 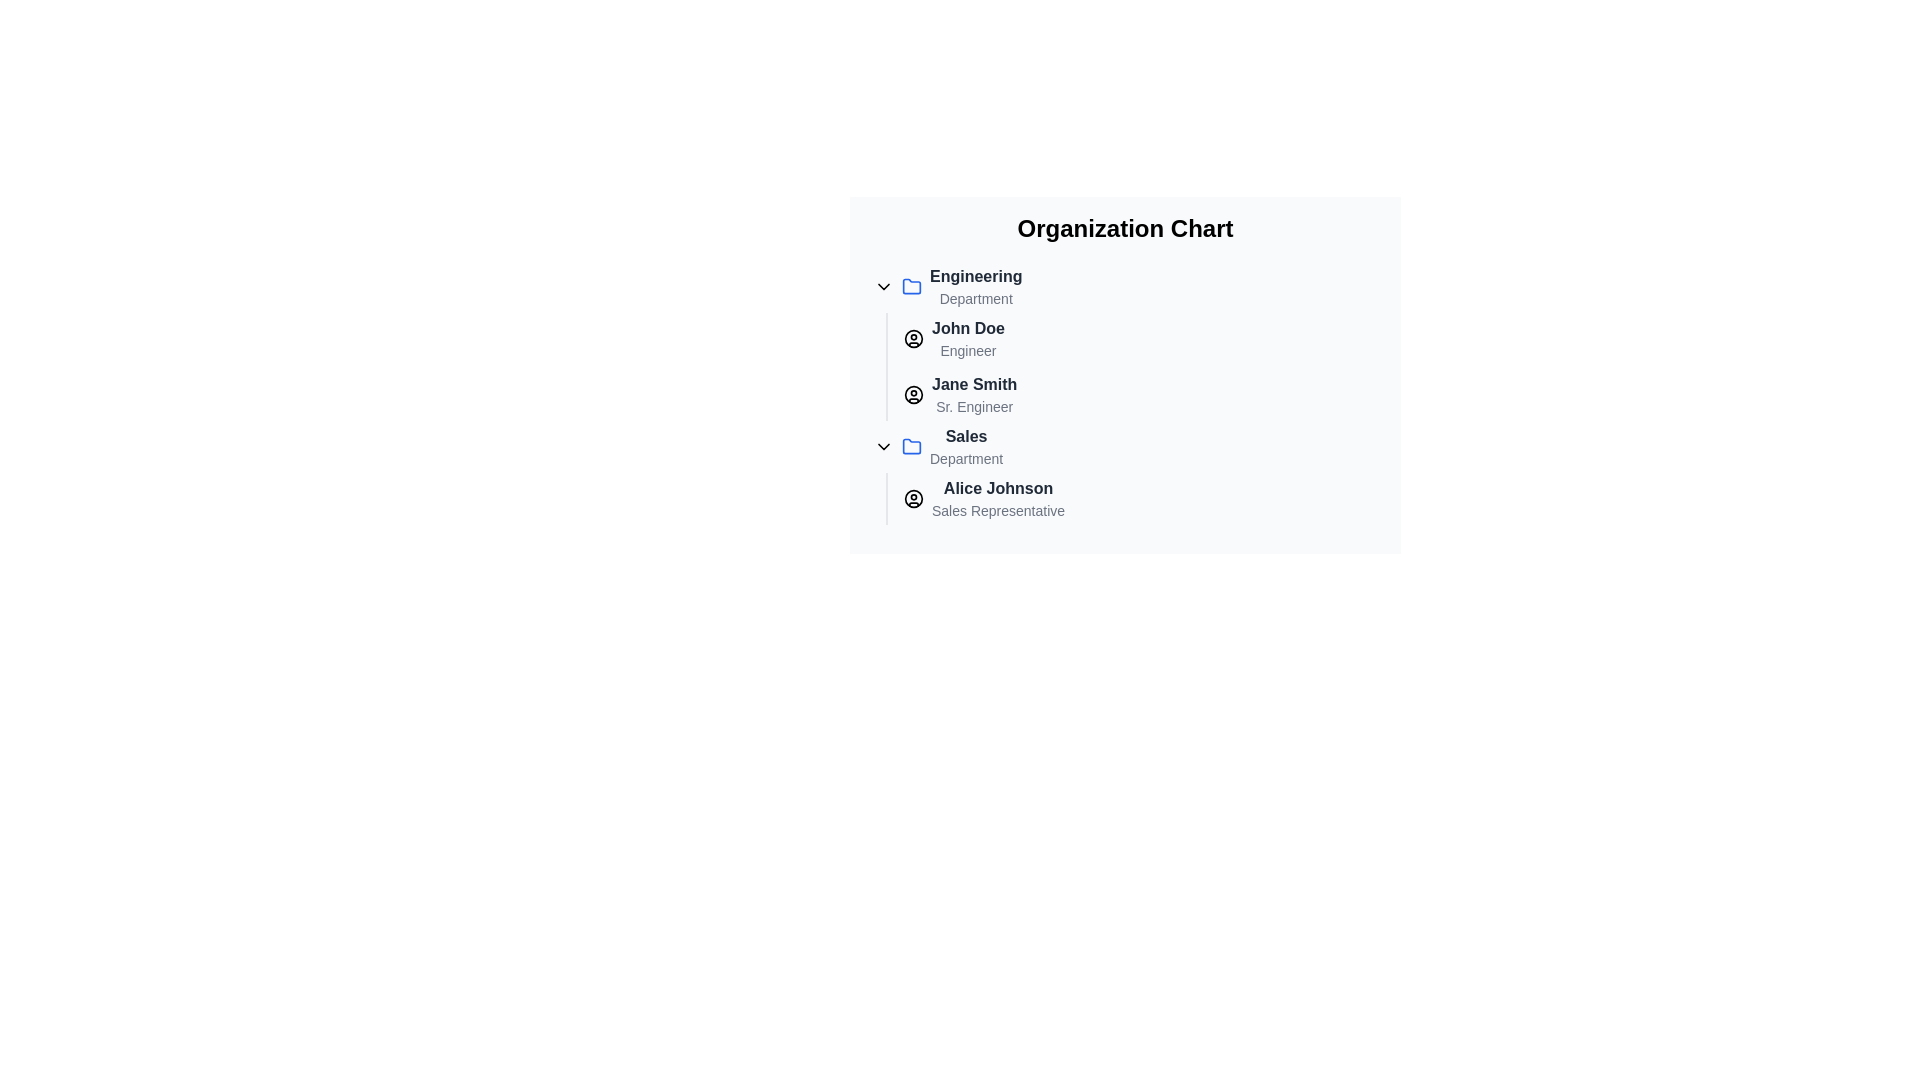 What do you see at coordinates (882, 286) in the screenshot?
I see `the 'Engineering Department' dropdown toggle button` at bounding box center [882, 286].